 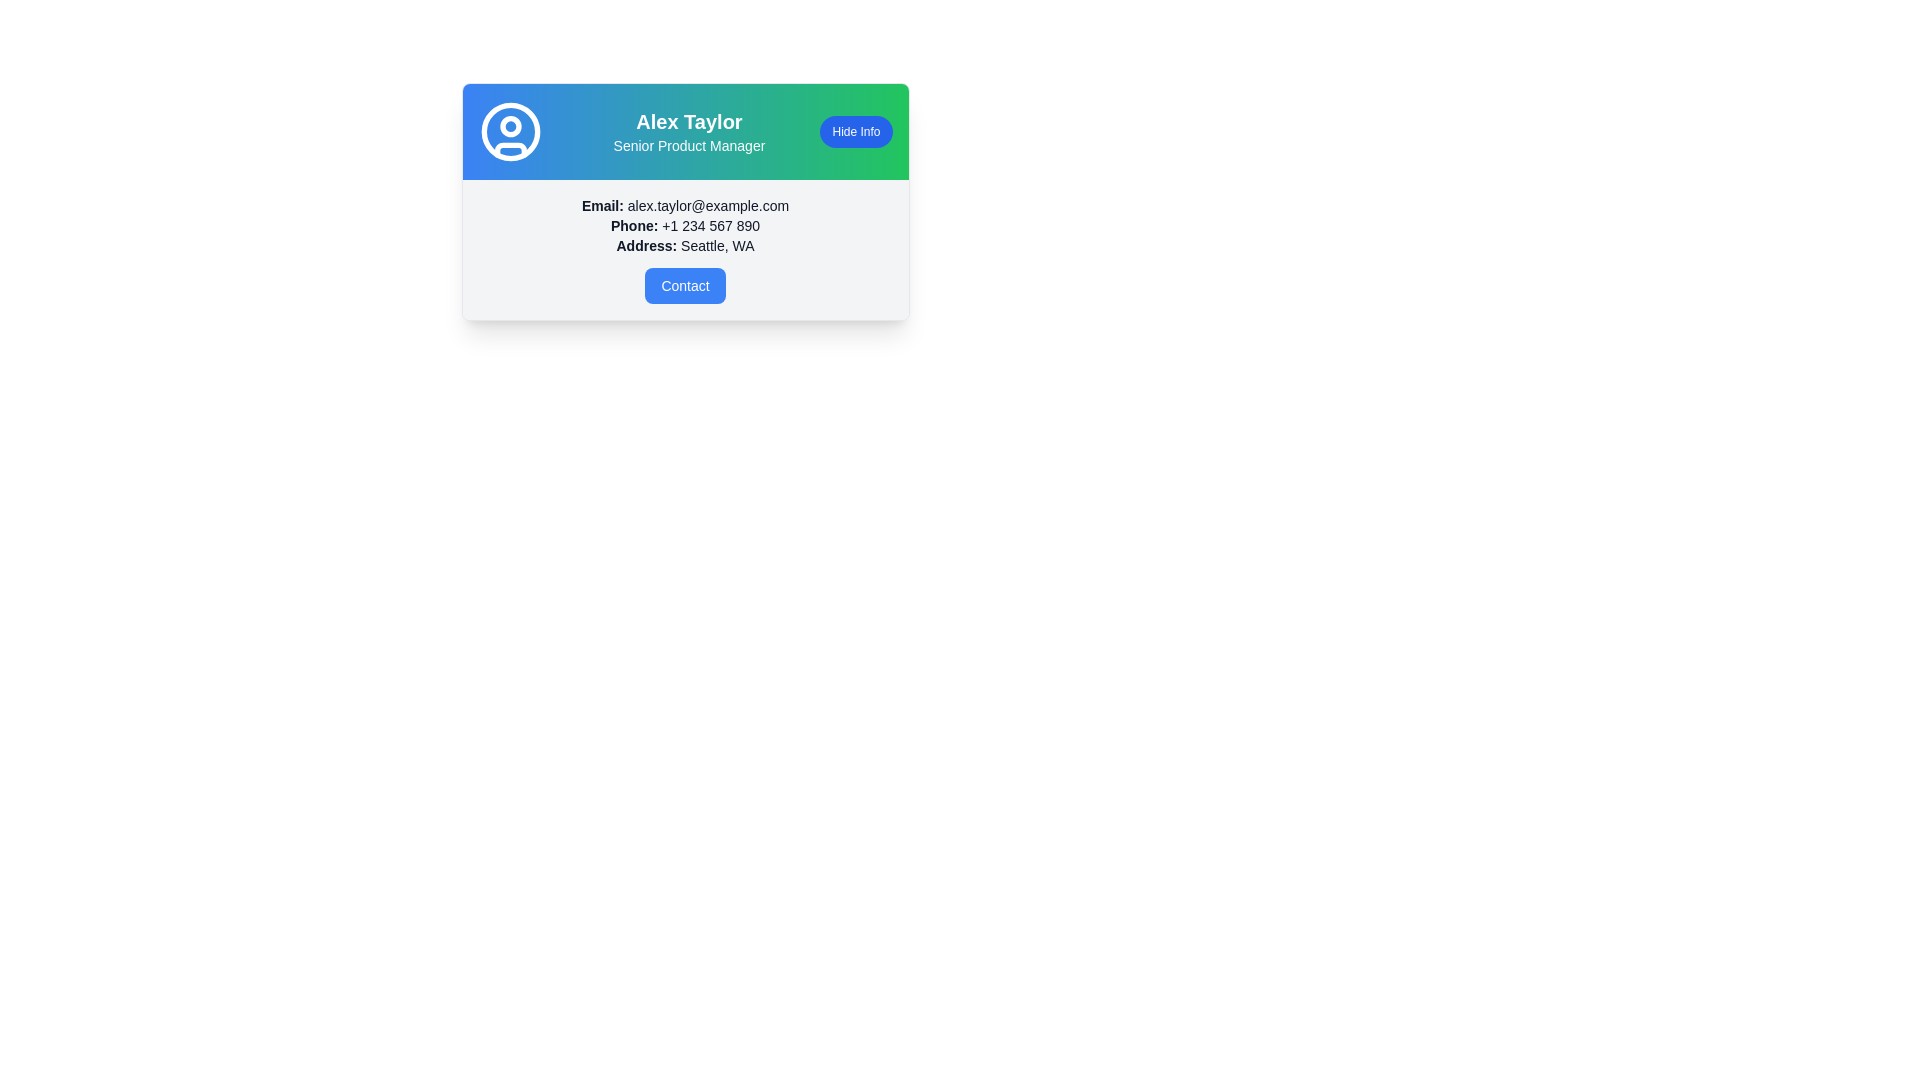 What do you see at coordinates (685, 245) in the screenshot?
I see `the text label that reads 'Address: Seattle, WA', which is the third text line in a light gray section of the interface, positioned between the 'Phone' line and the 'Contact' button` at bounding box center [685, 245].